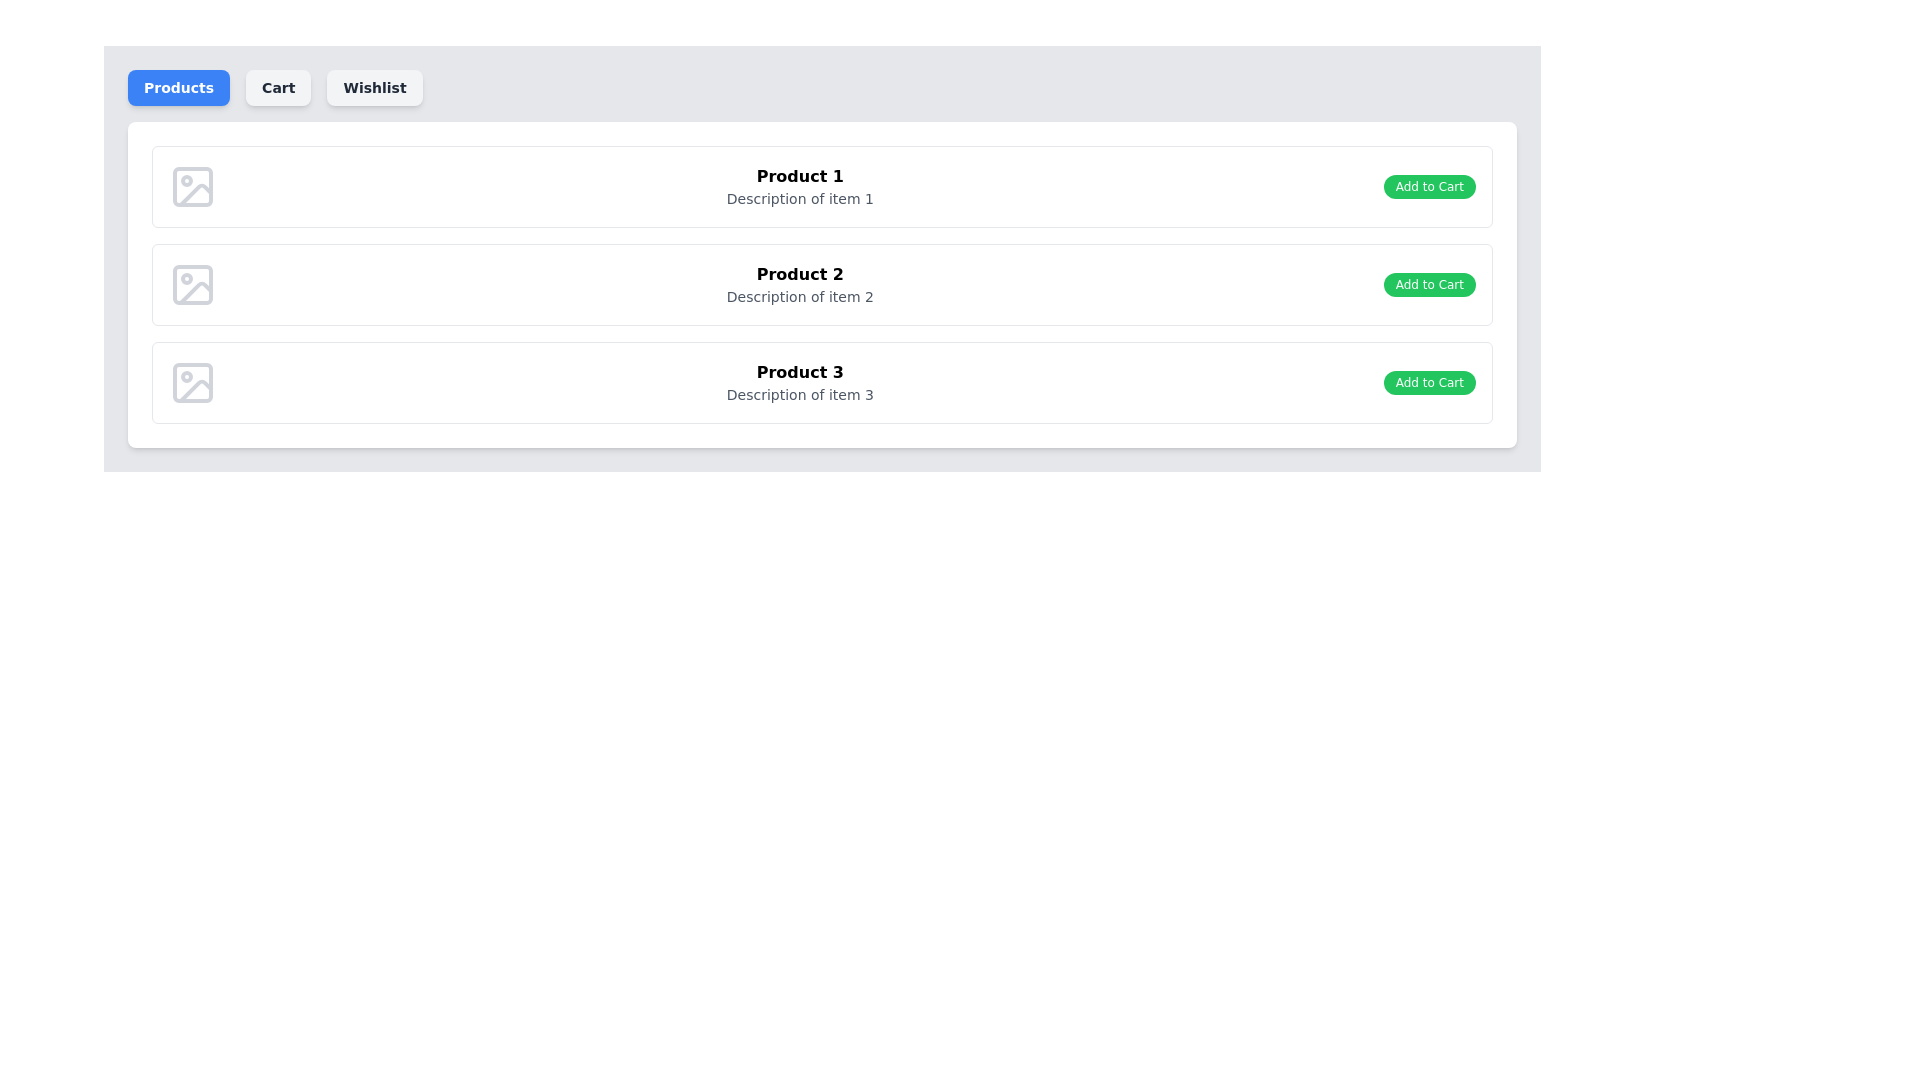 The width and height of the screenshot is (1920, 1080). I want to click on the small green button with rounded edges labeled 'Add to Cart', which is the third button in a group aligned to the right of the product description, so click(1428, 382).